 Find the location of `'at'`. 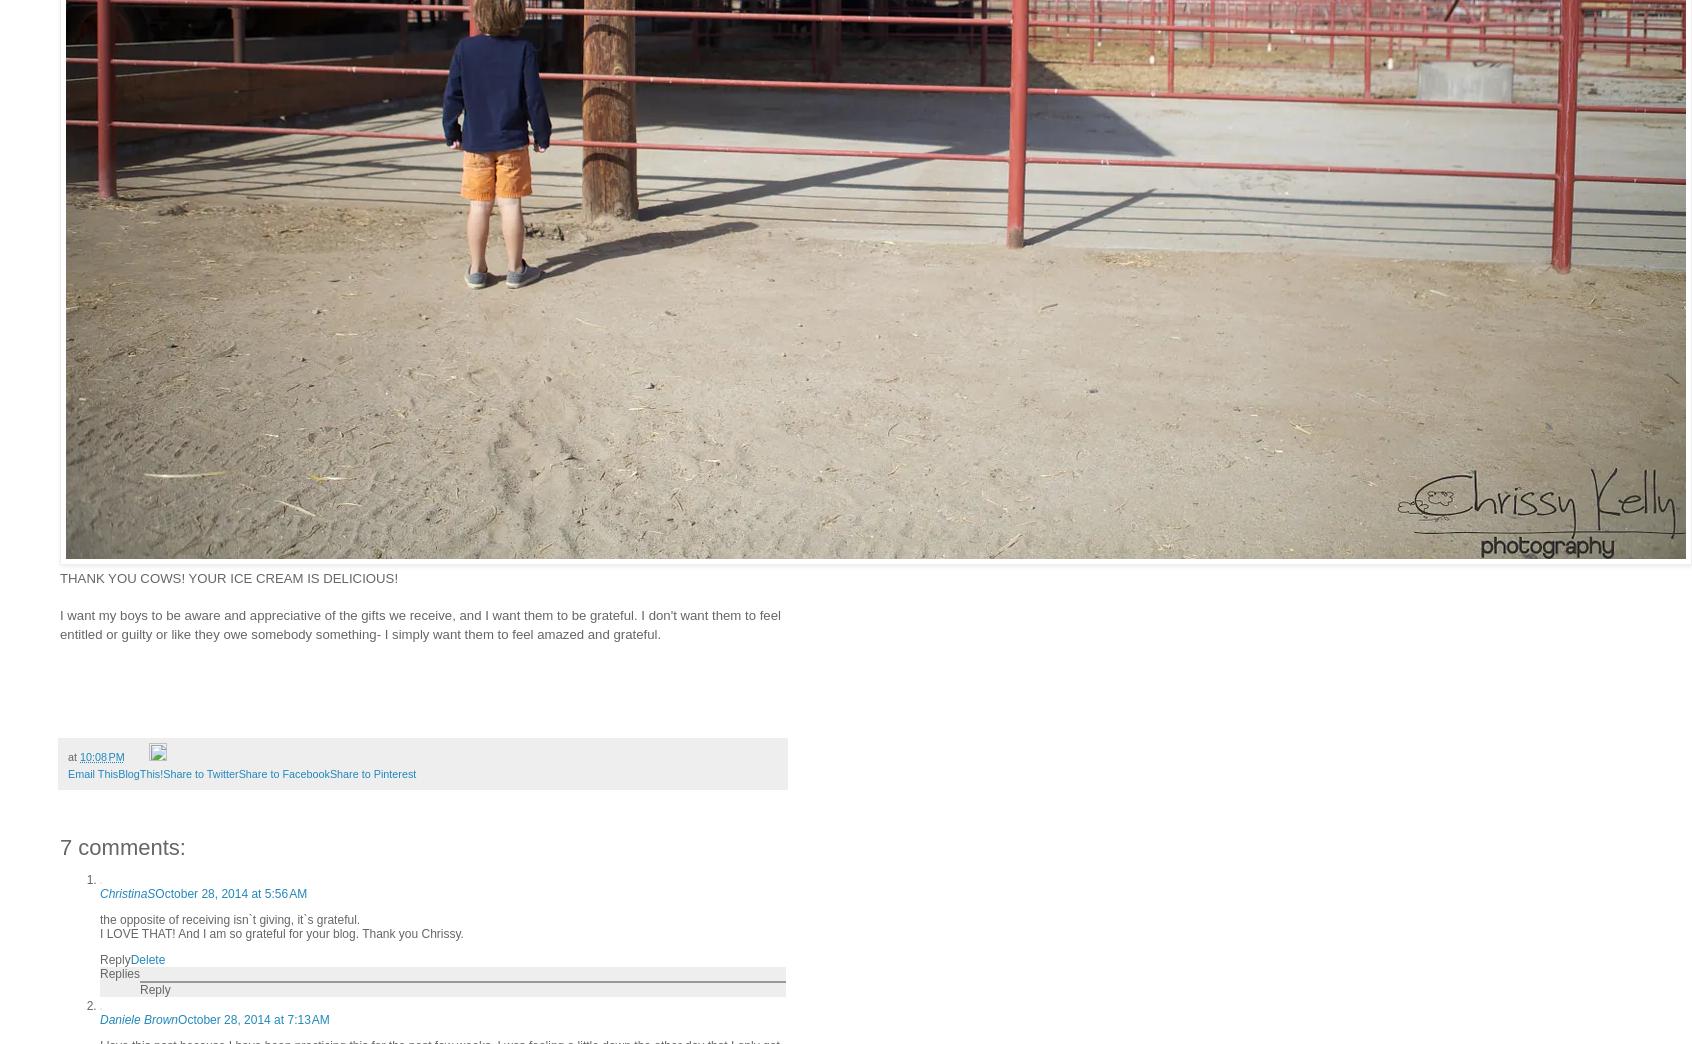

'at' is located at coordinates (73, 757).